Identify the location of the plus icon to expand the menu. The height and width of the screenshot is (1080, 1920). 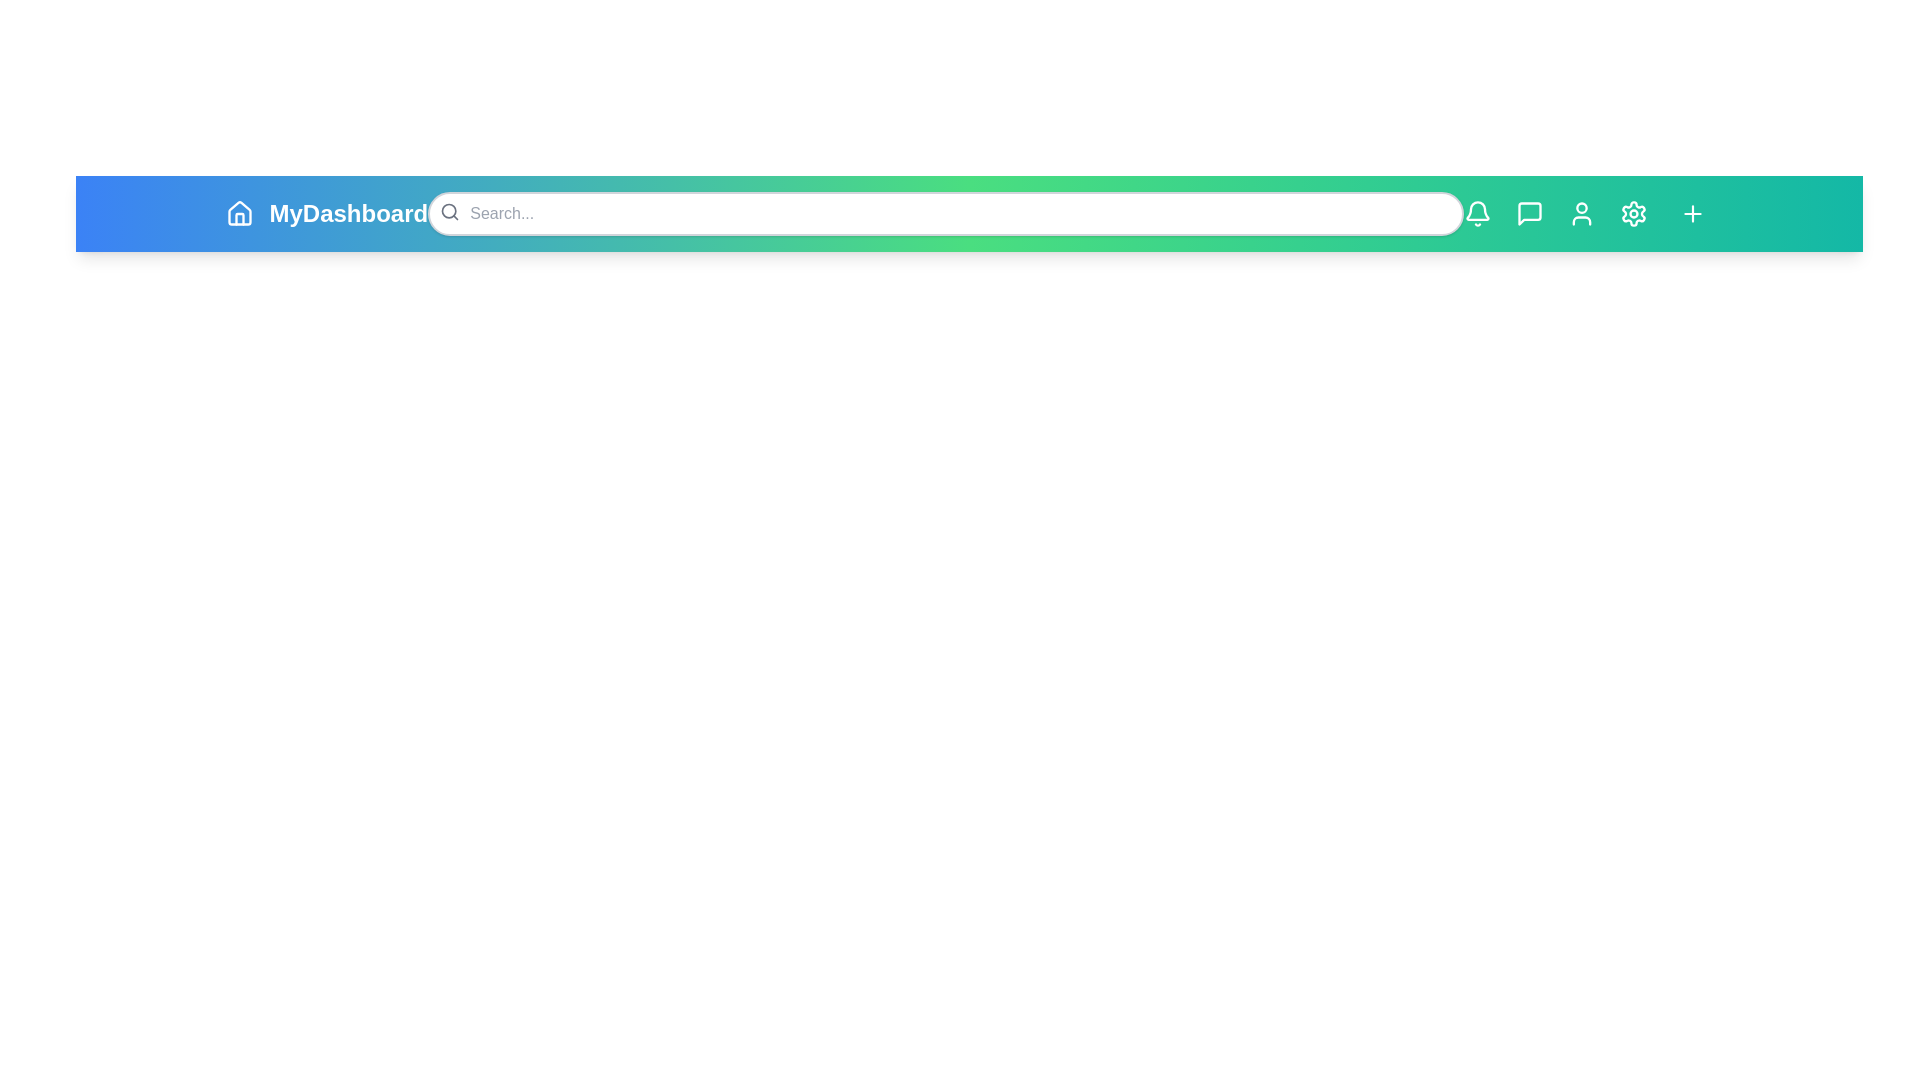
(1691, 213).